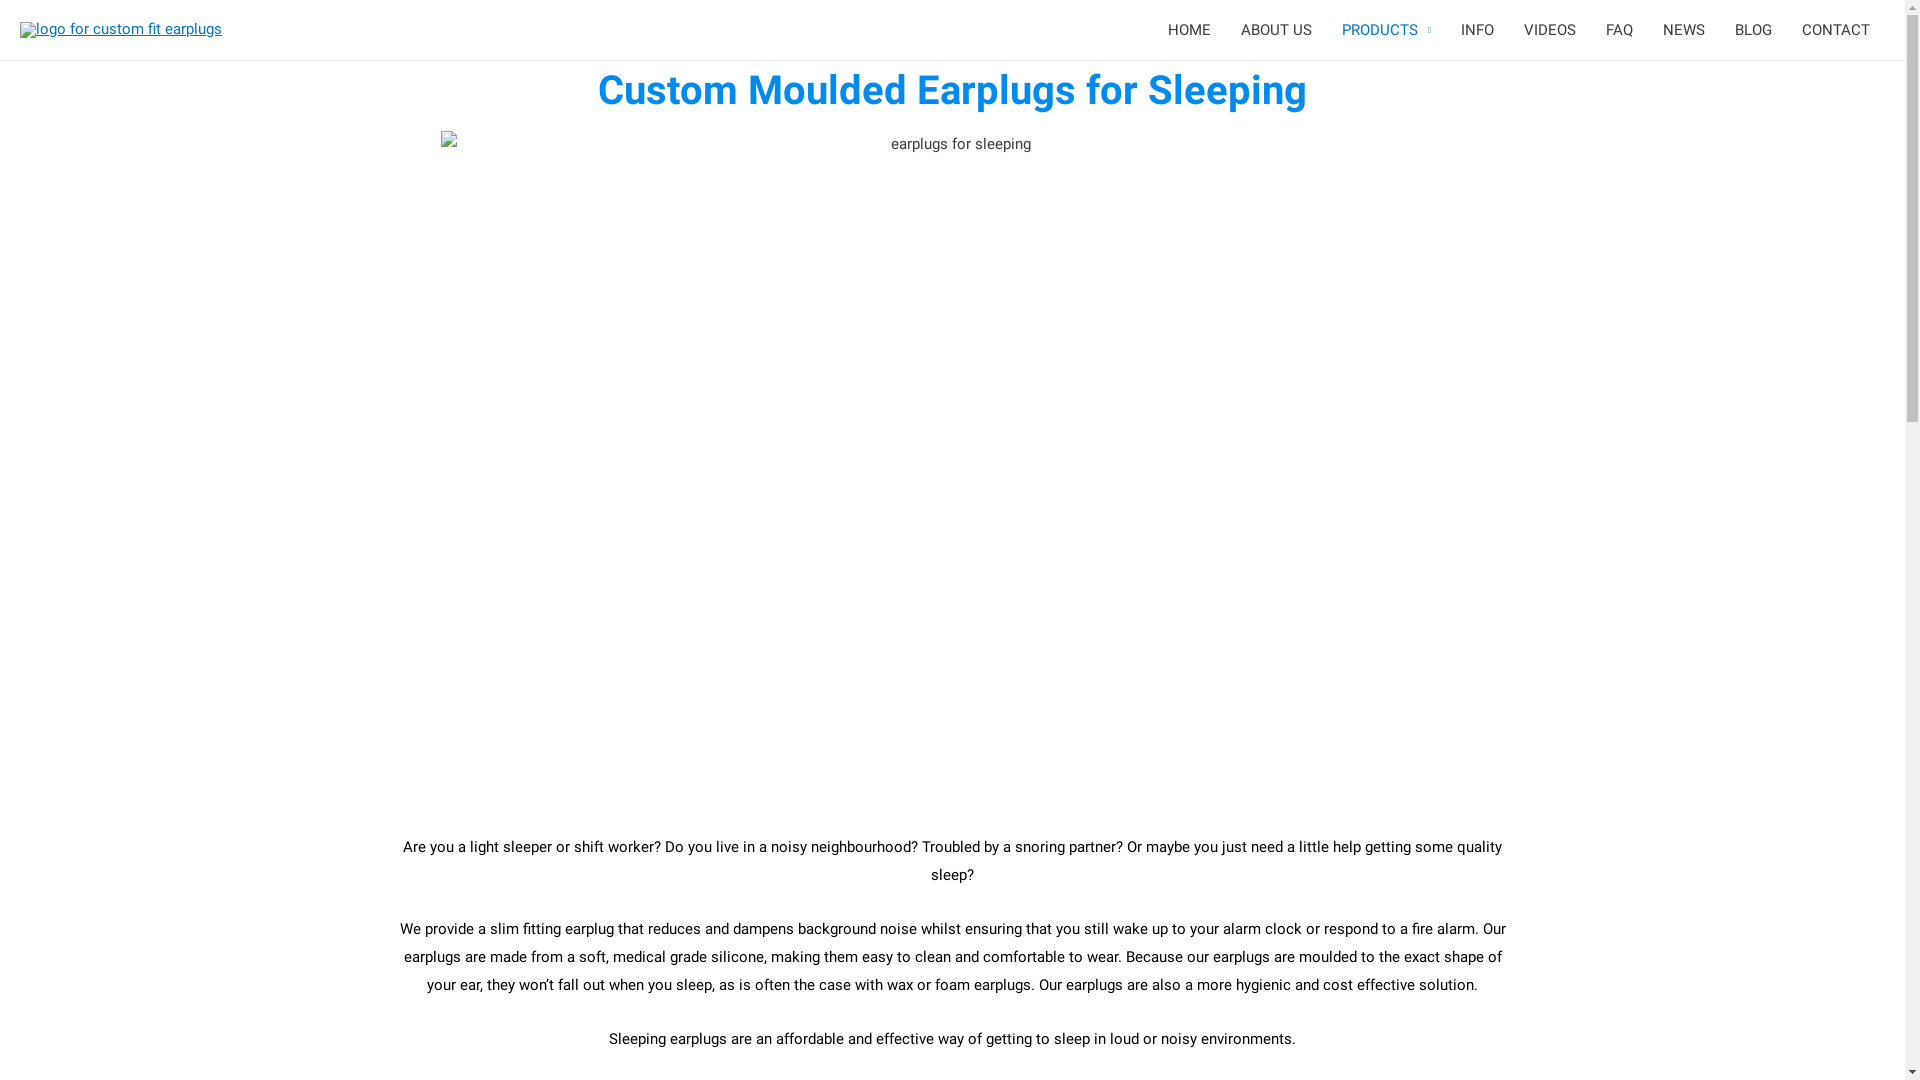 This screenshot has width=1920, height=1080. What do you see at coordinates (1477, 30) in the screenshot?
I see `'INFO'` at bounding box center [1477, 30].